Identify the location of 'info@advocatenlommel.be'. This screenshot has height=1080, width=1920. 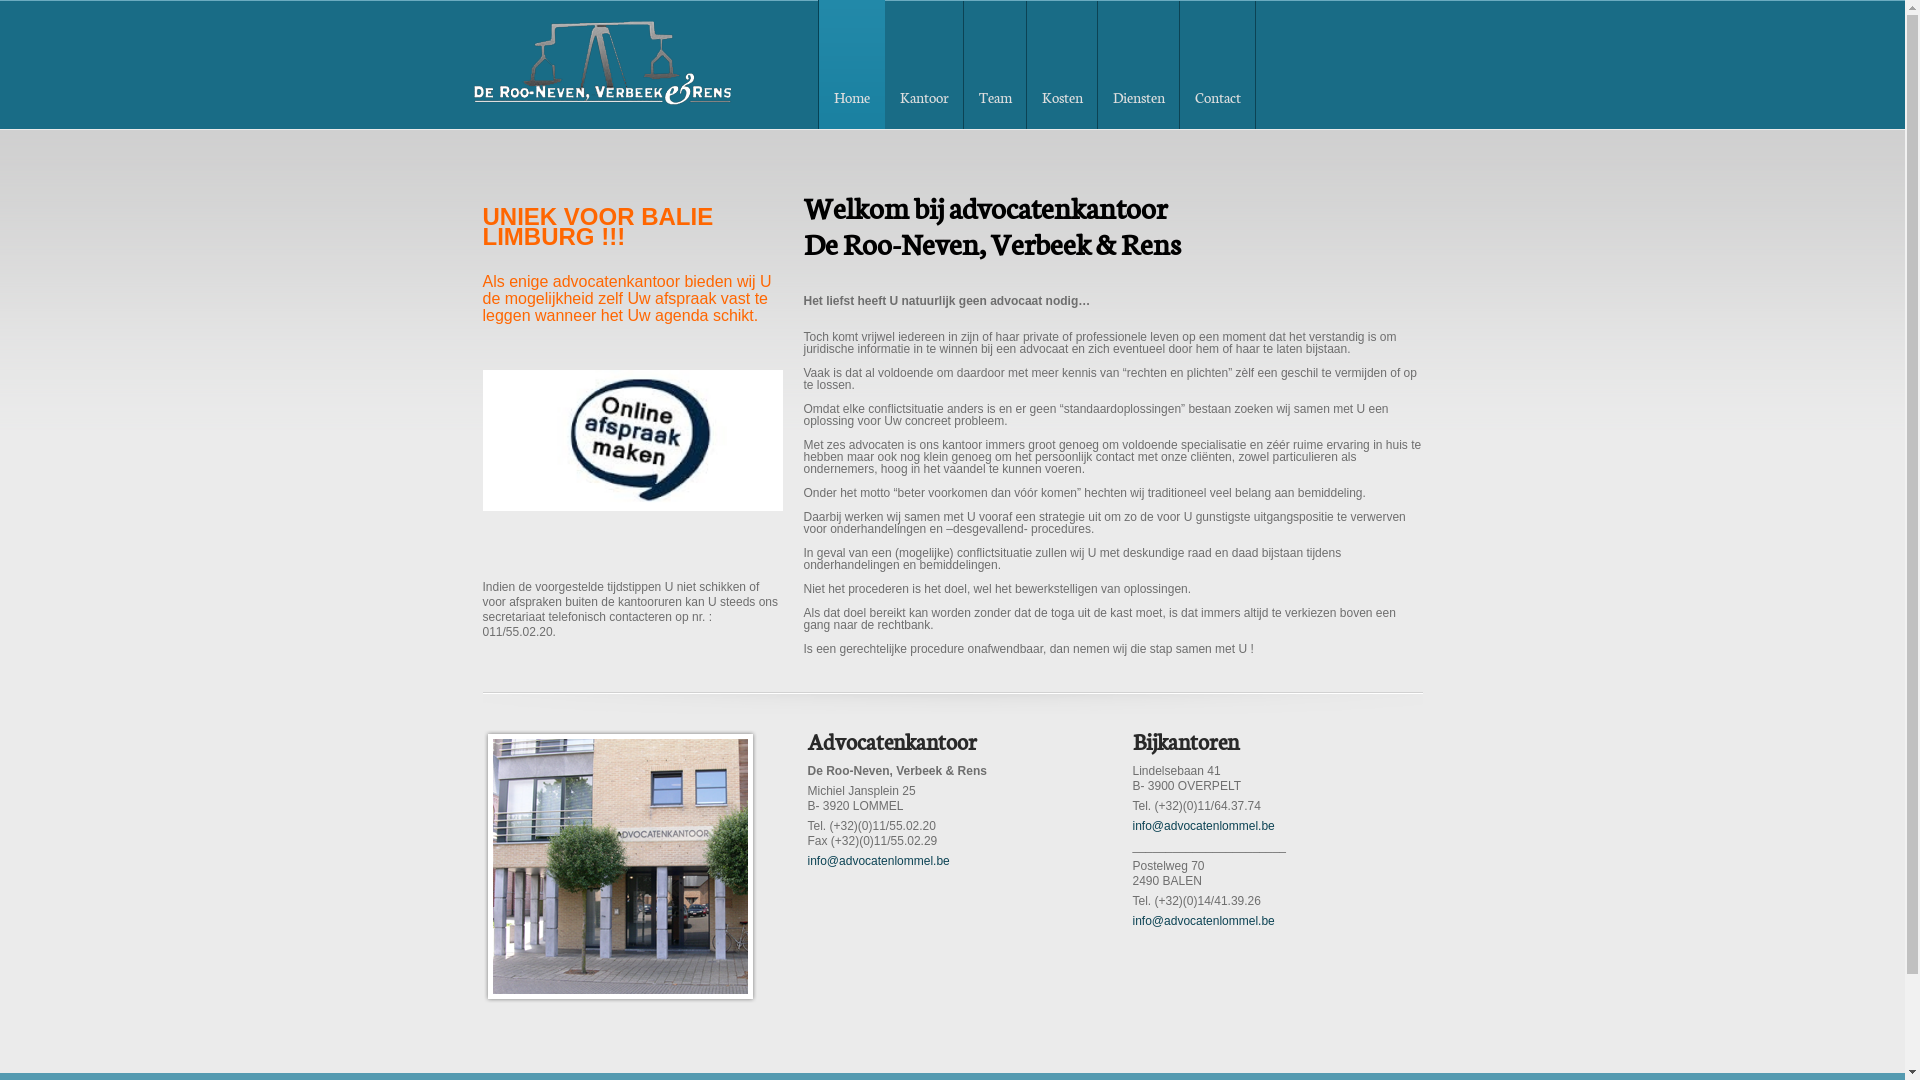
(1202, 921).